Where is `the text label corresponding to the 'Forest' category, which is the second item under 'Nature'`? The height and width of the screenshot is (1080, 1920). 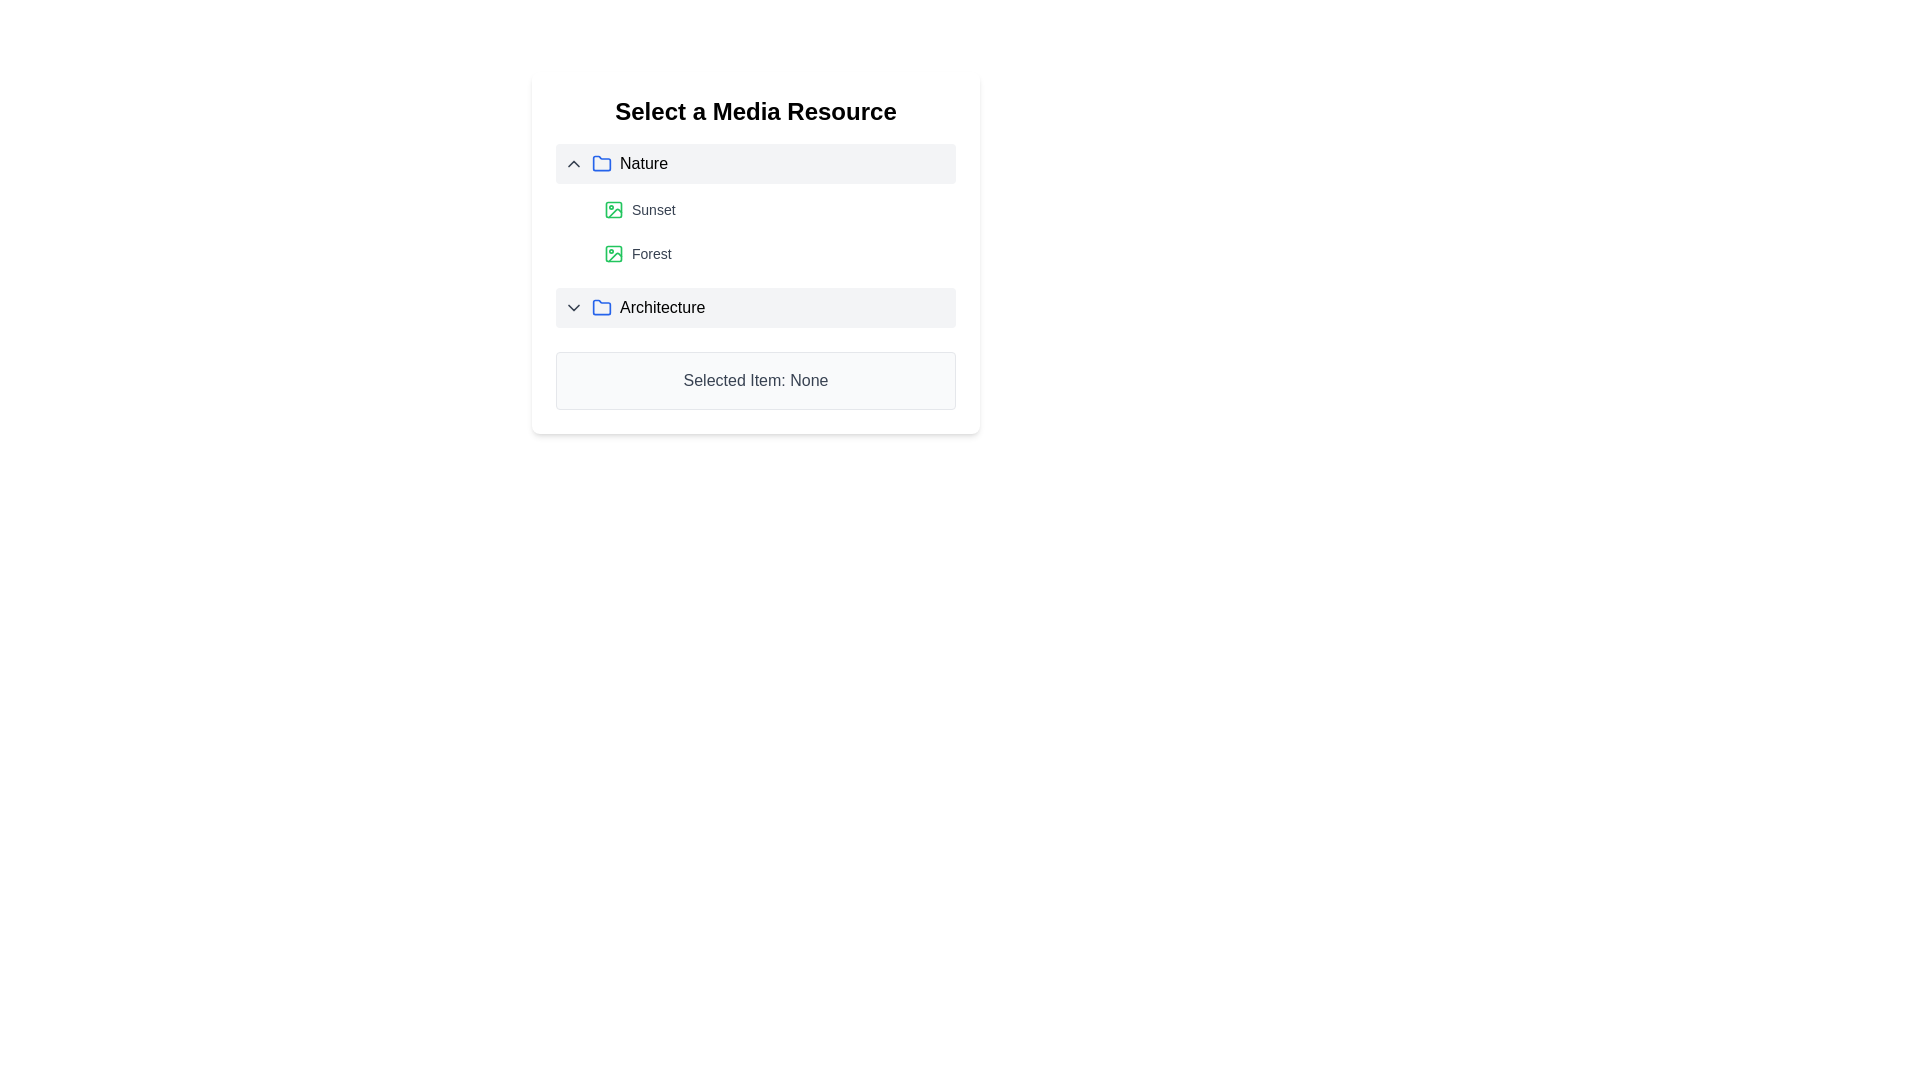 the text label corresponding to the 'Forest' category, which is the second item under 'Nature' is located at coordinates (651, 253).